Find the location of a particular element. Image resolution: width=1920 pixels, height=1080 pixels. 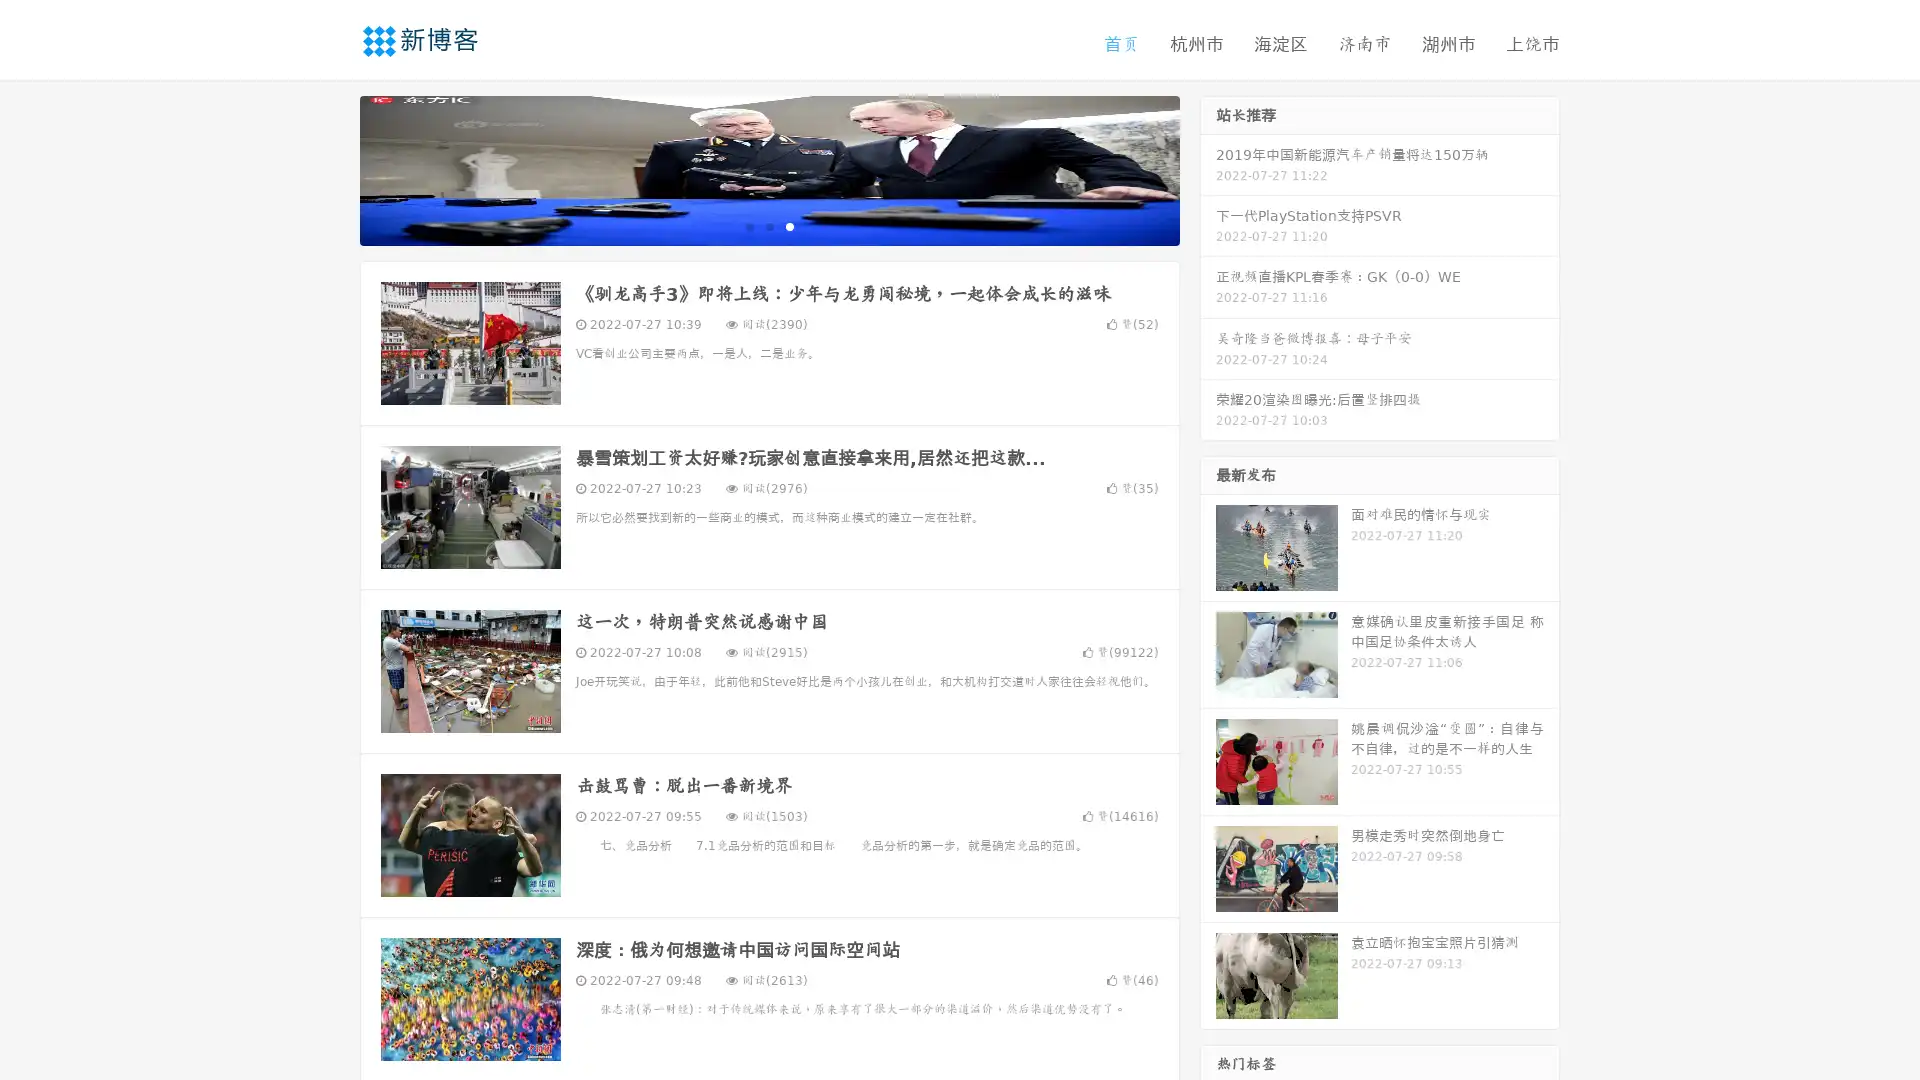

Go to slide 3 is located at coordinates (789, 225).